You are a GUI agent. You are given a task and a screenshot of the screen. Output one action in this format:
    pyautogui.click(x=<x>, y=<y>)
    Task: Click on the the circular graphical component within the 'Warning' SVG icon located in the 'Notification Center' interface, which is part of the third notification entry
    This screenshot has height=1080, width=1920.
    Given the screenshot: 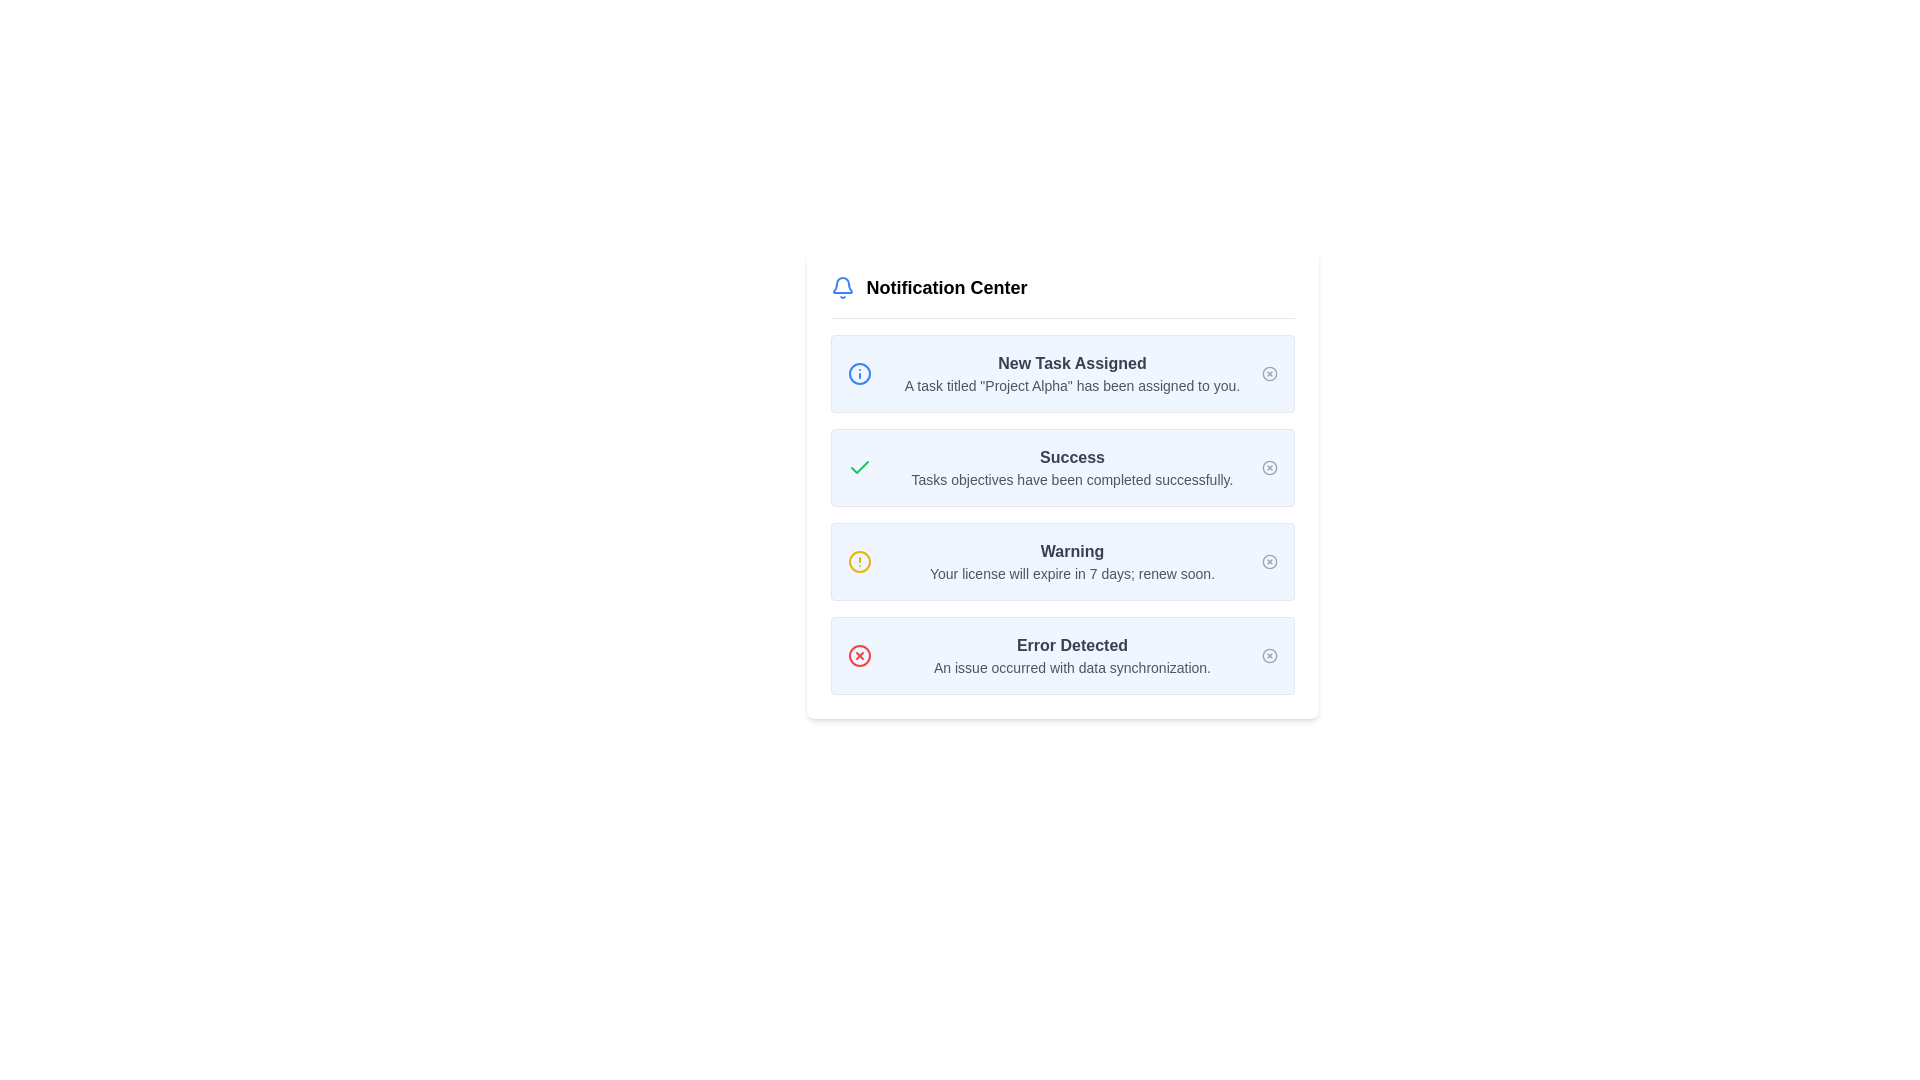 What is the action you would take?
    pyautogui.click(x=1268, y=562)
    